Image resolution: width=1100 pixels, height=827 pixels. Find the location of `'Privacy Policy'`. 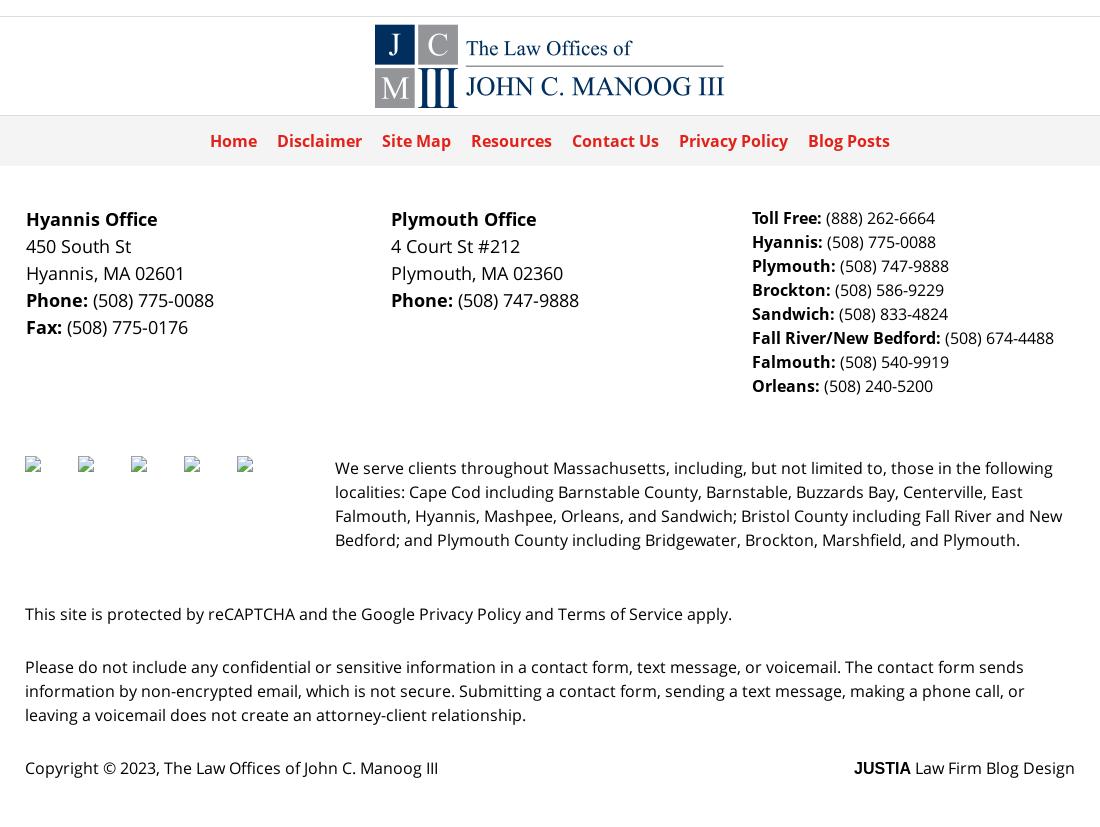

'Privacy Policy' is located at coordinates (469, 612).